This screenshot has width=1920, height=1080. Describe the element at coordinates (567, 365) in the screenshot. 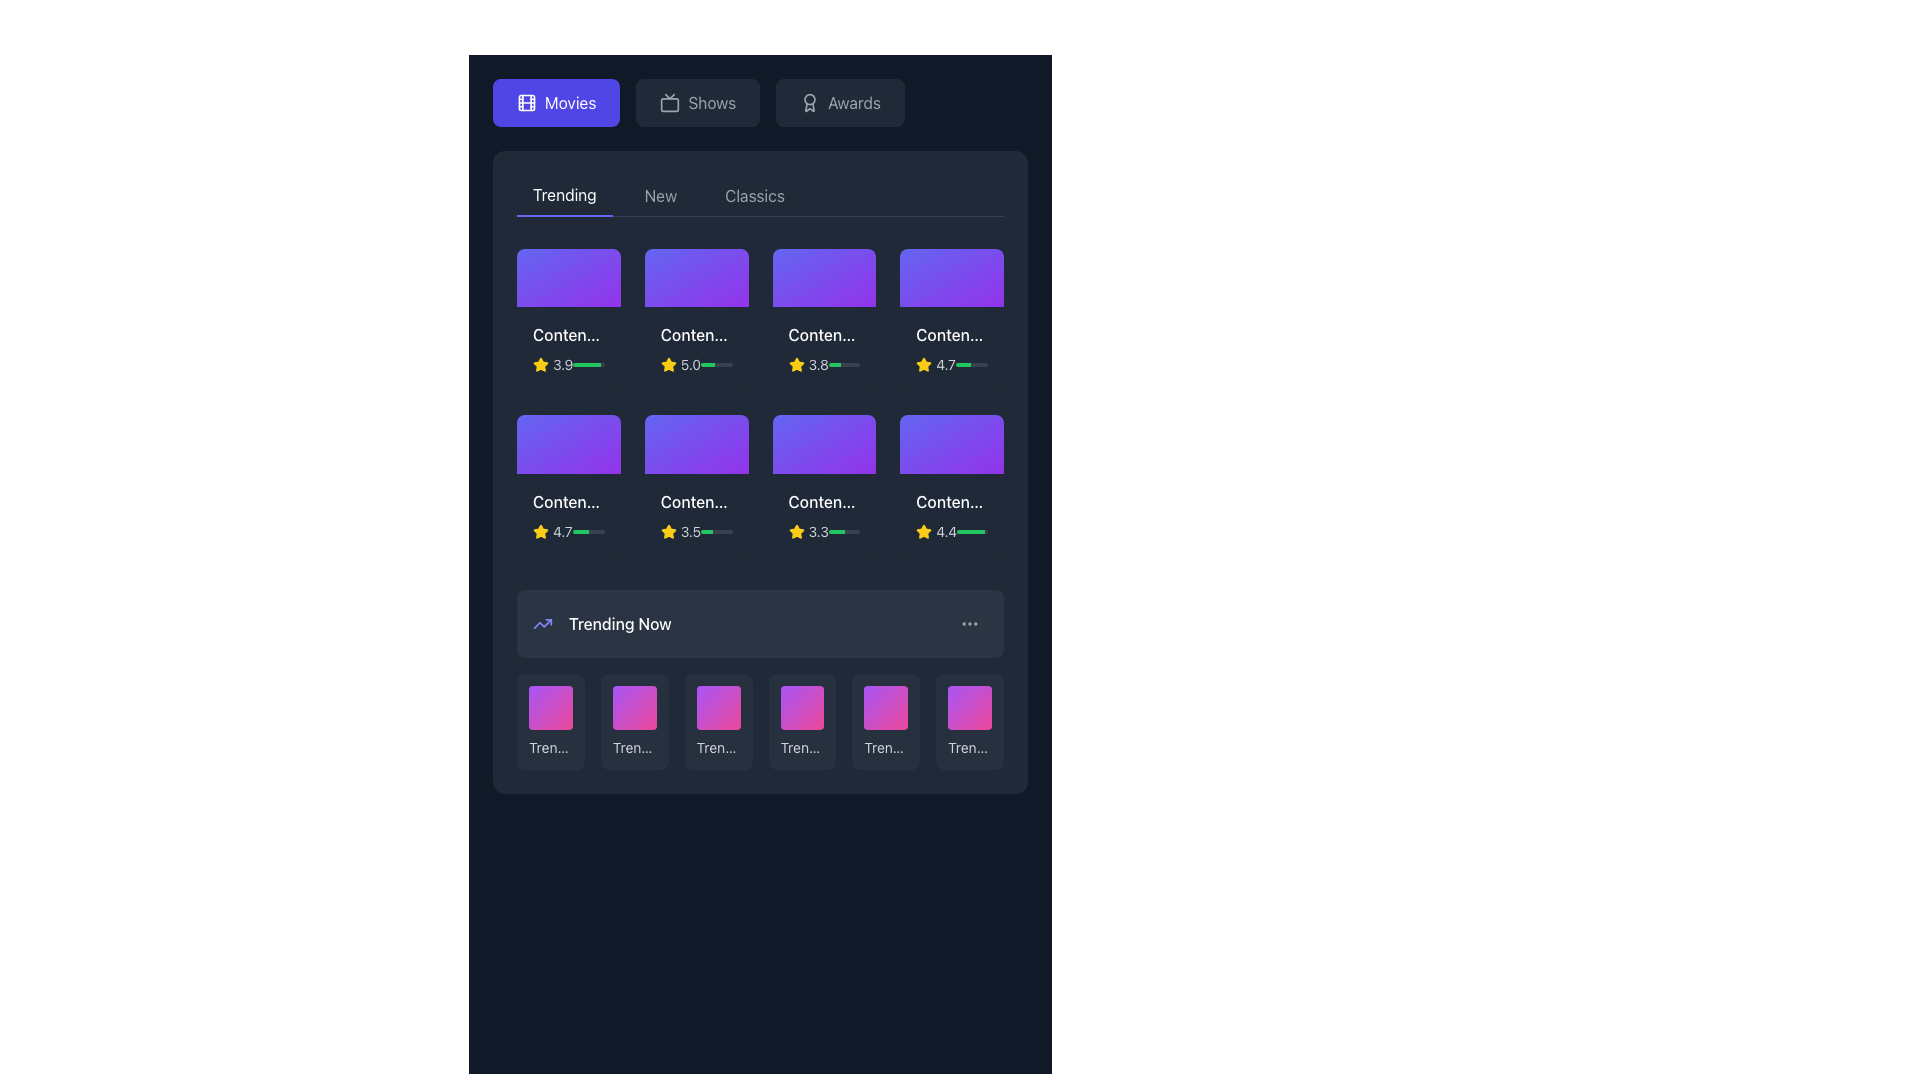

I see `the Rating indicator with a numeric label and progress bar, which displays a yellow star icon and the numeric rating '3.9'` at that location.